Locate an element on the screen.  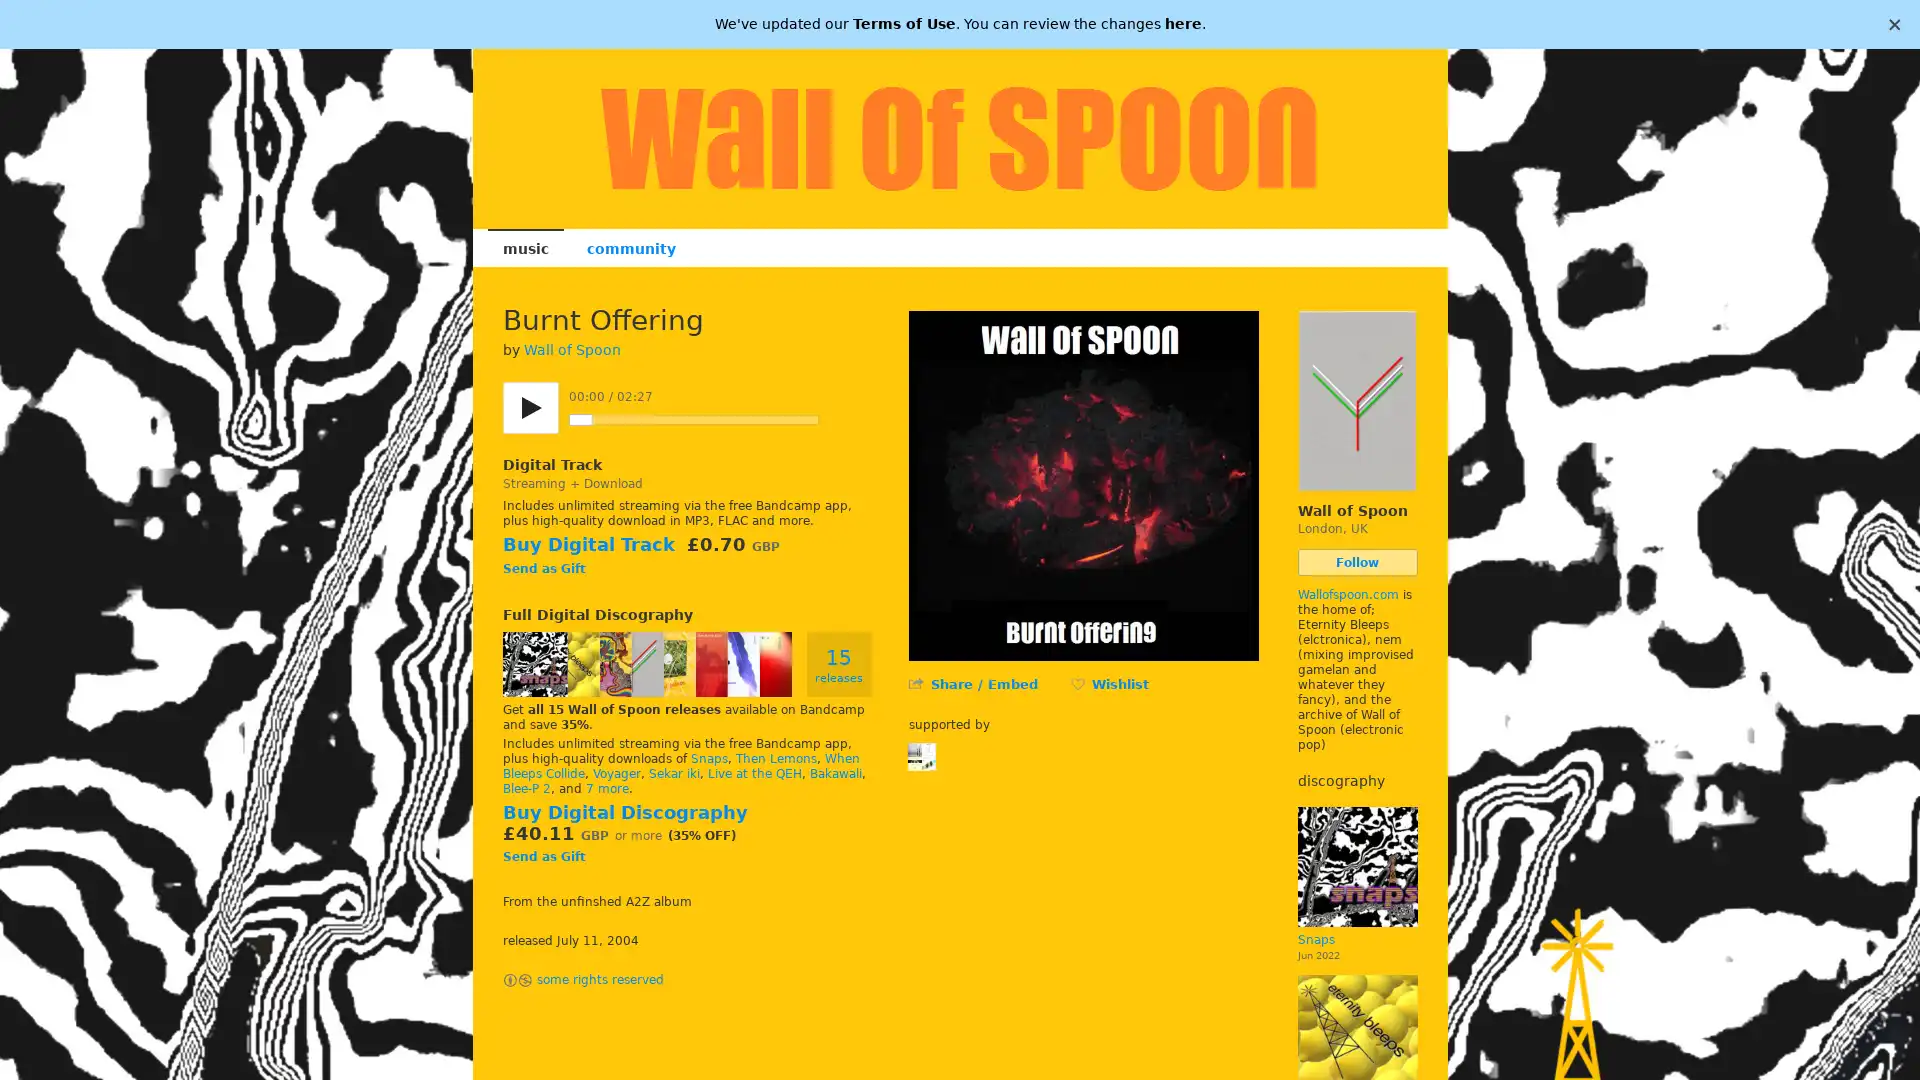
Buy Digital Track is located at coordinates (587, 544).